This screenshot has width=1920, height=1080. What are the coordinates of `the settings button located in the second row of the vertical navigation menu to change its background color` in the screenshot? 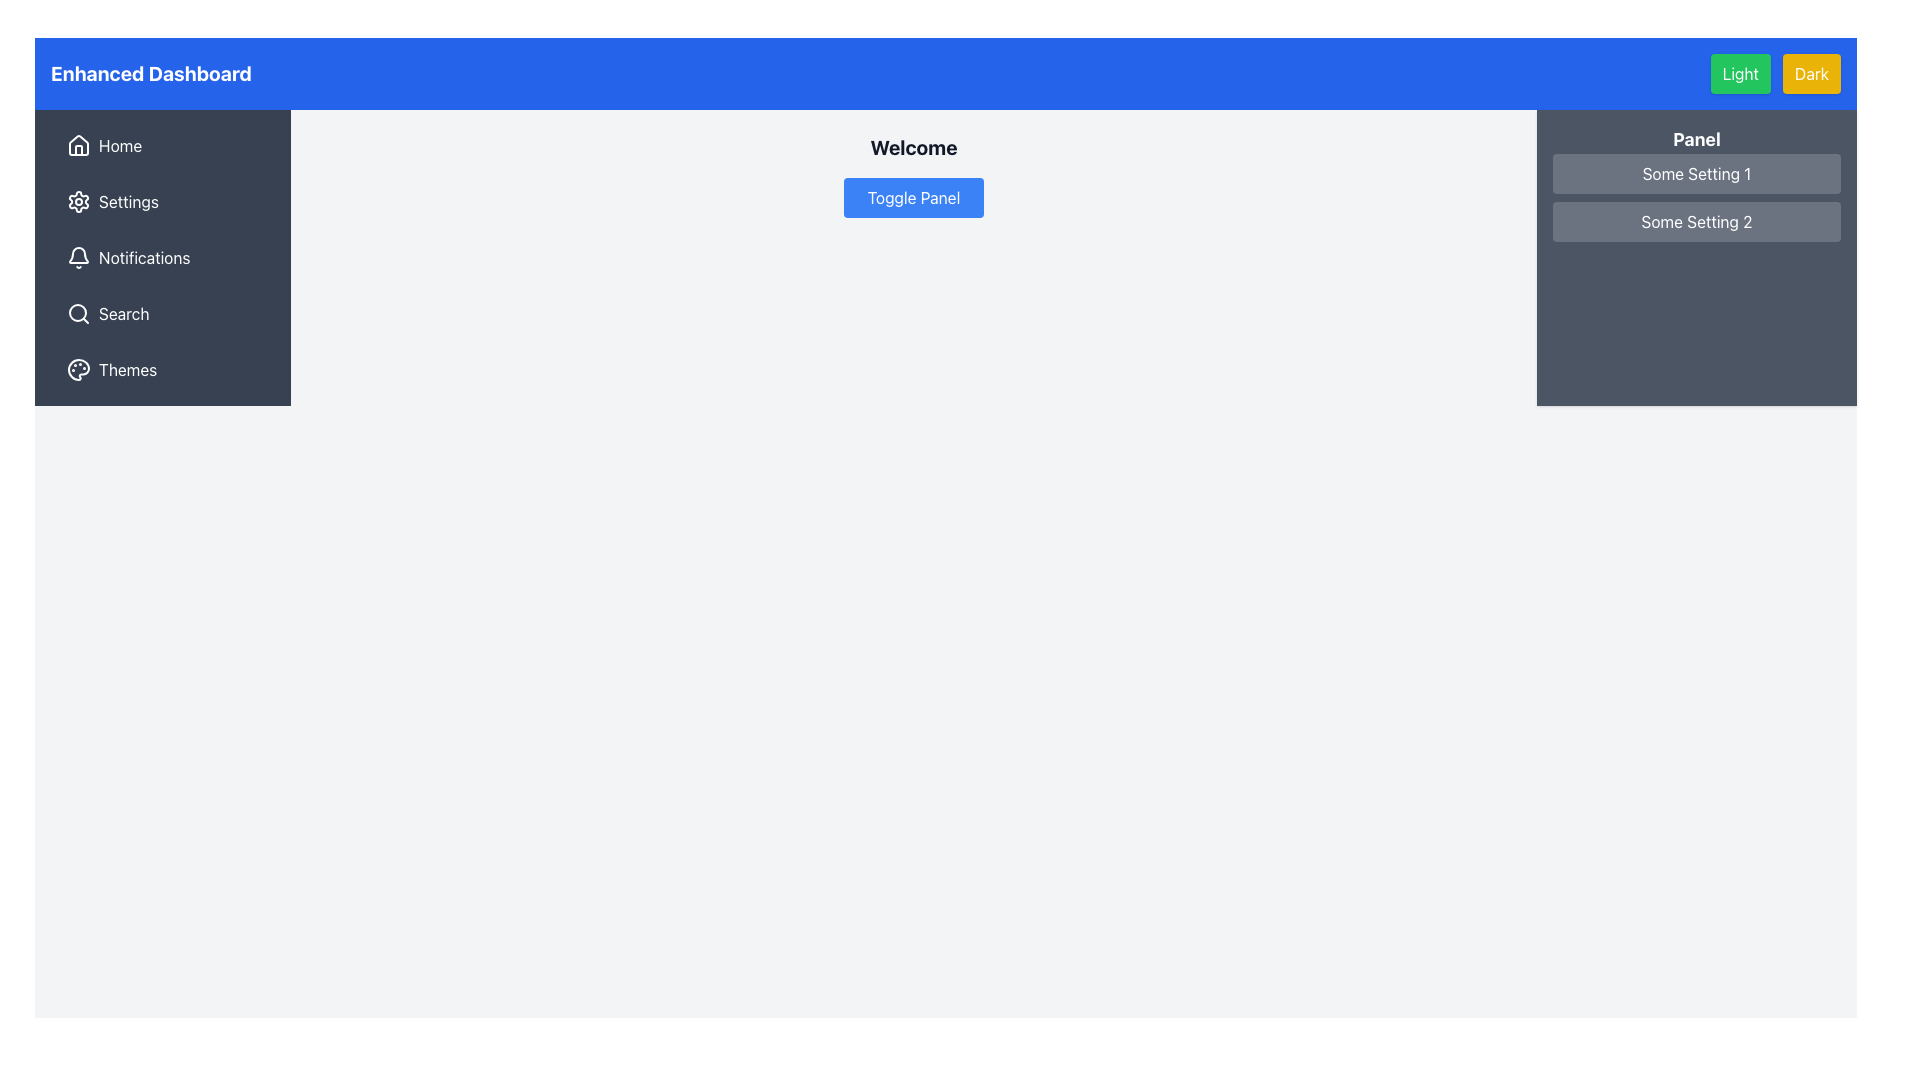 It's located at (163, 201).